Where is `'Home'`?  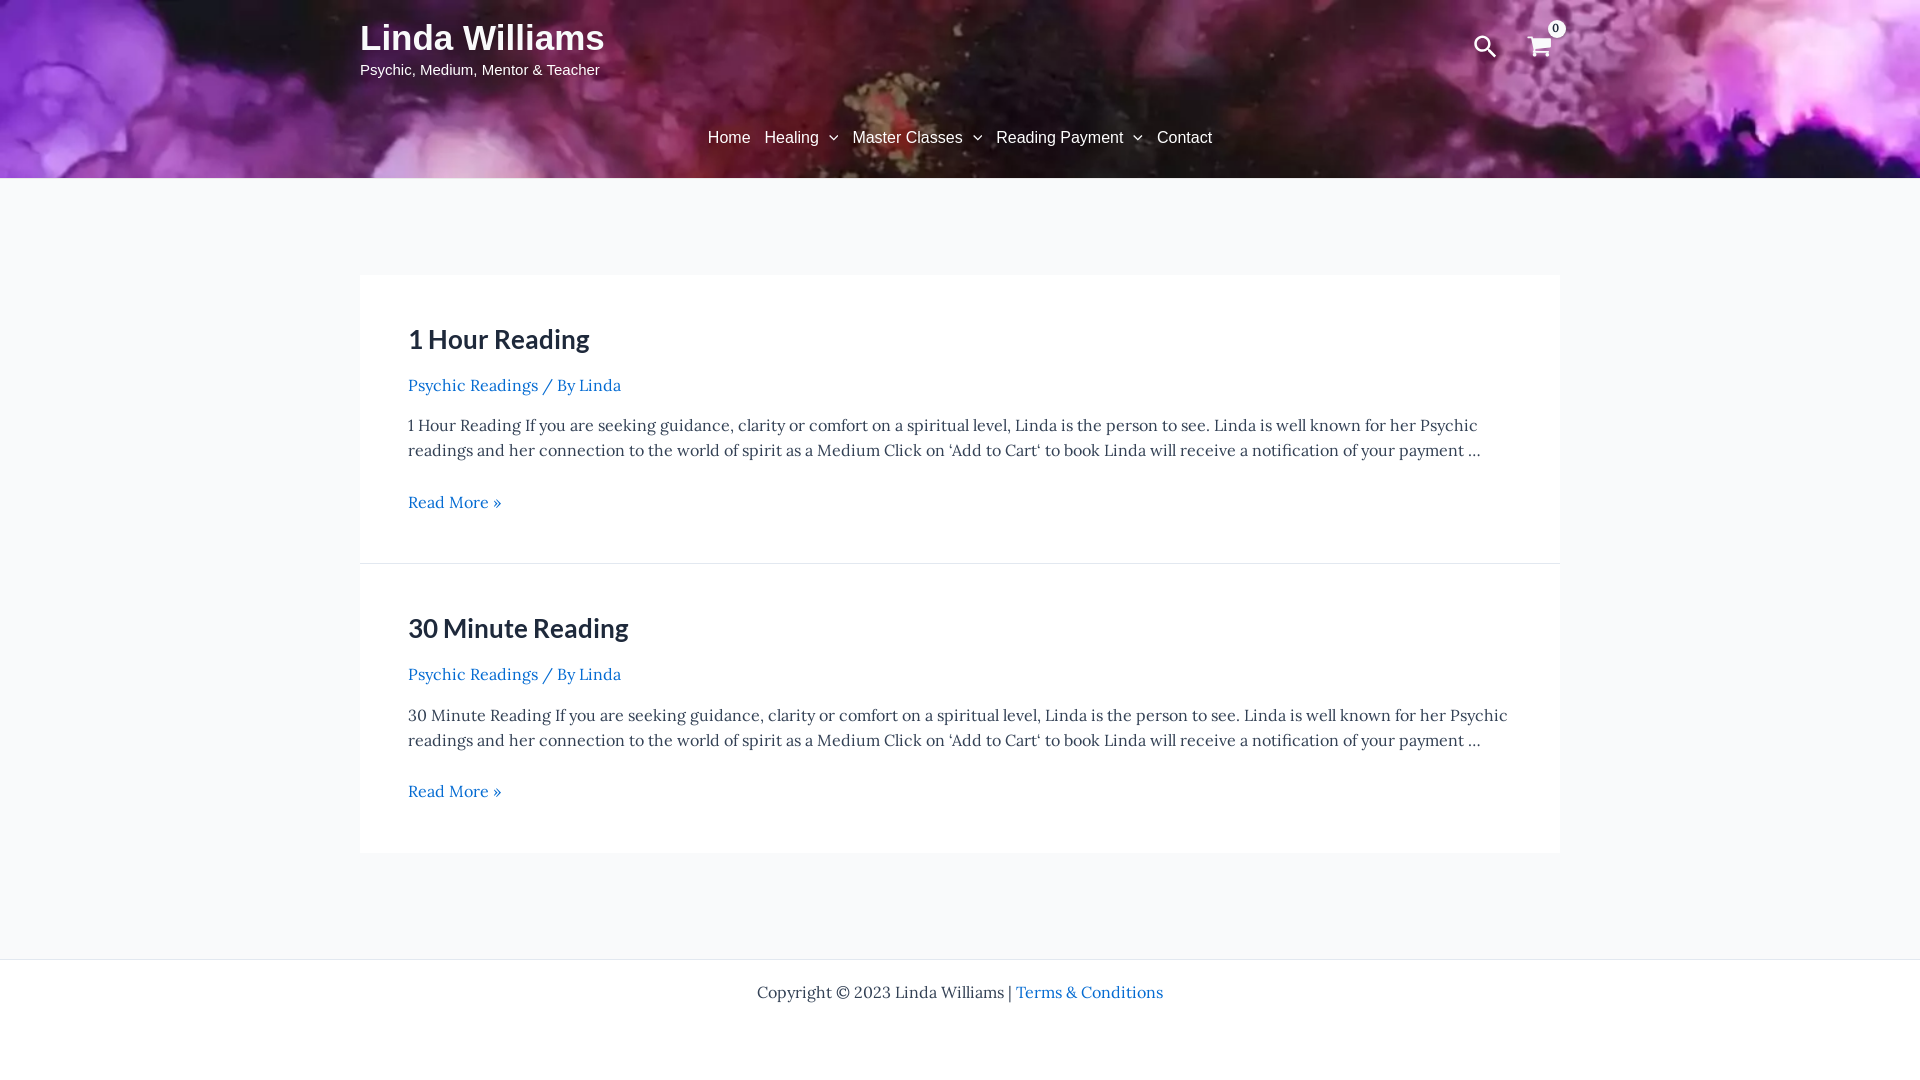 'Home' is located at coordinates (728, 137).